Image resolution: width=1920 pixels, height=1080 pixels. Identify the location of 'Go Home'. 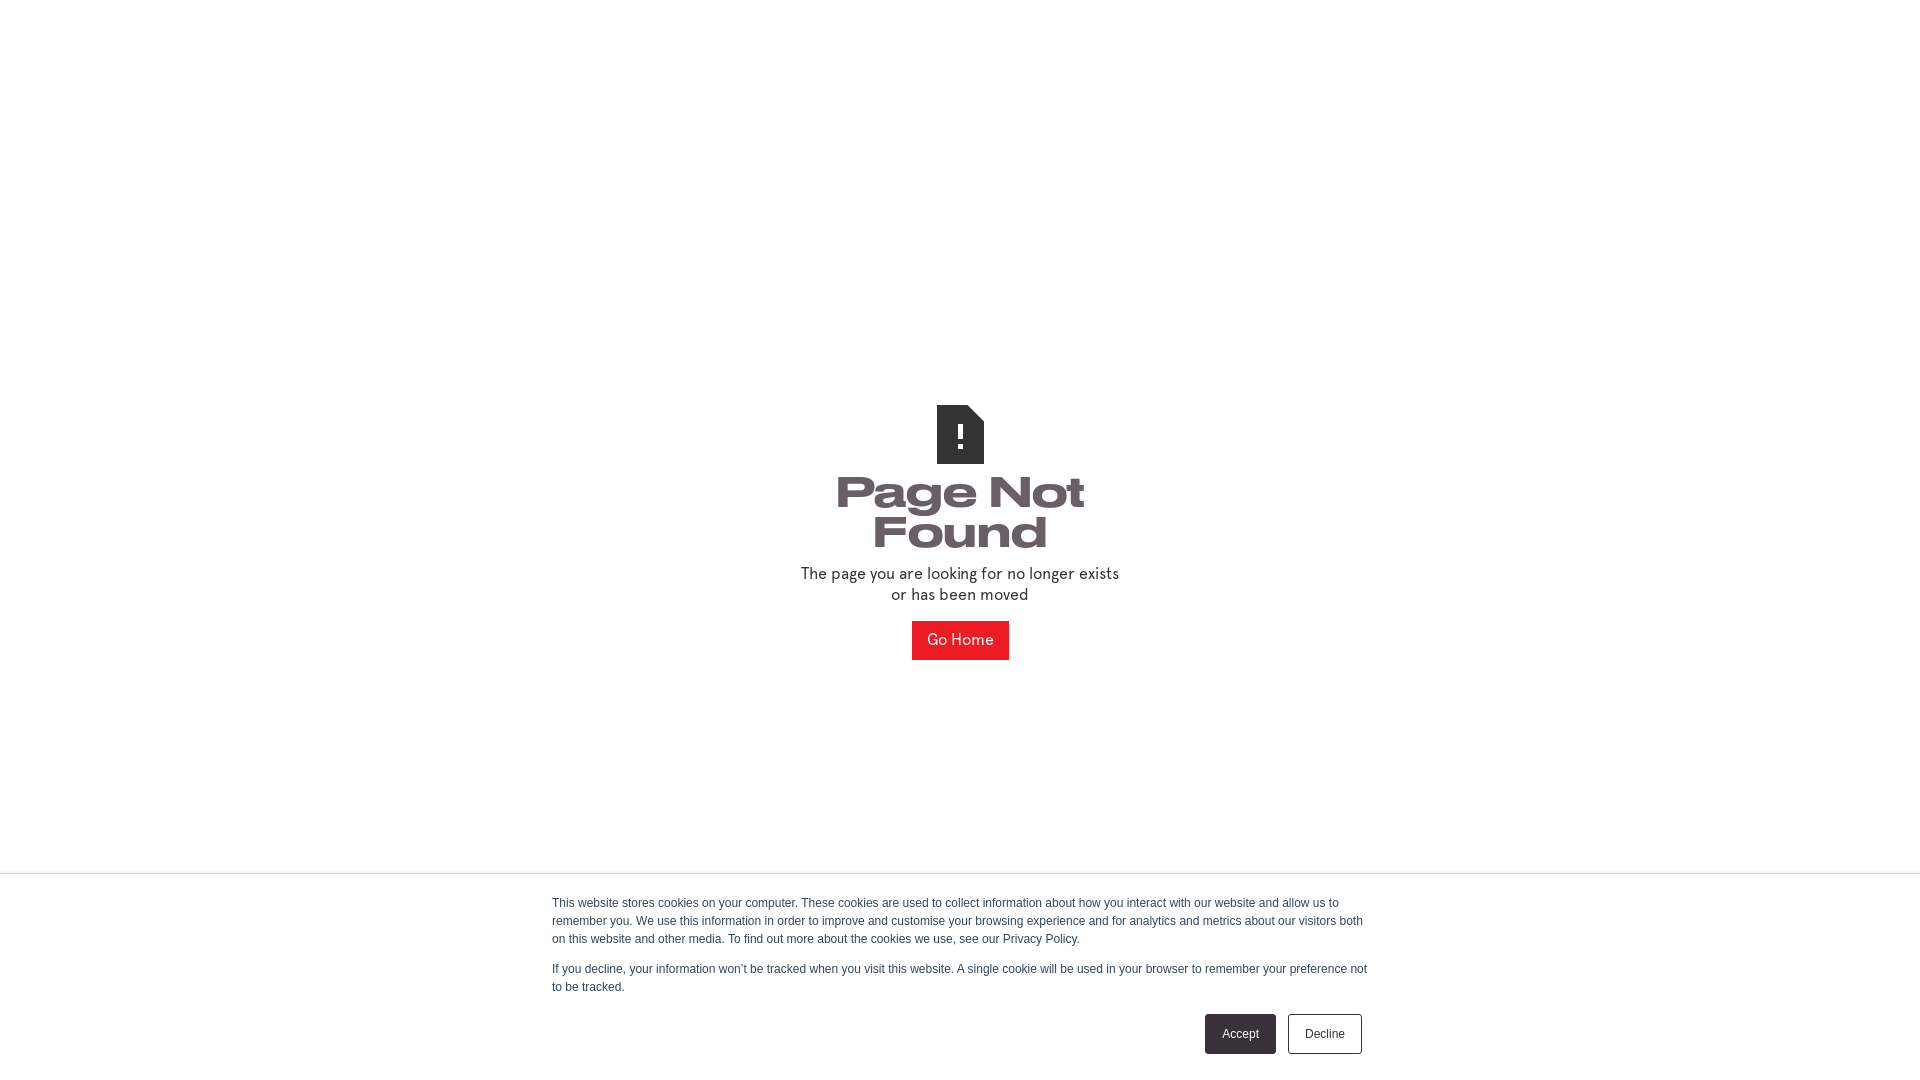
(960, 640).